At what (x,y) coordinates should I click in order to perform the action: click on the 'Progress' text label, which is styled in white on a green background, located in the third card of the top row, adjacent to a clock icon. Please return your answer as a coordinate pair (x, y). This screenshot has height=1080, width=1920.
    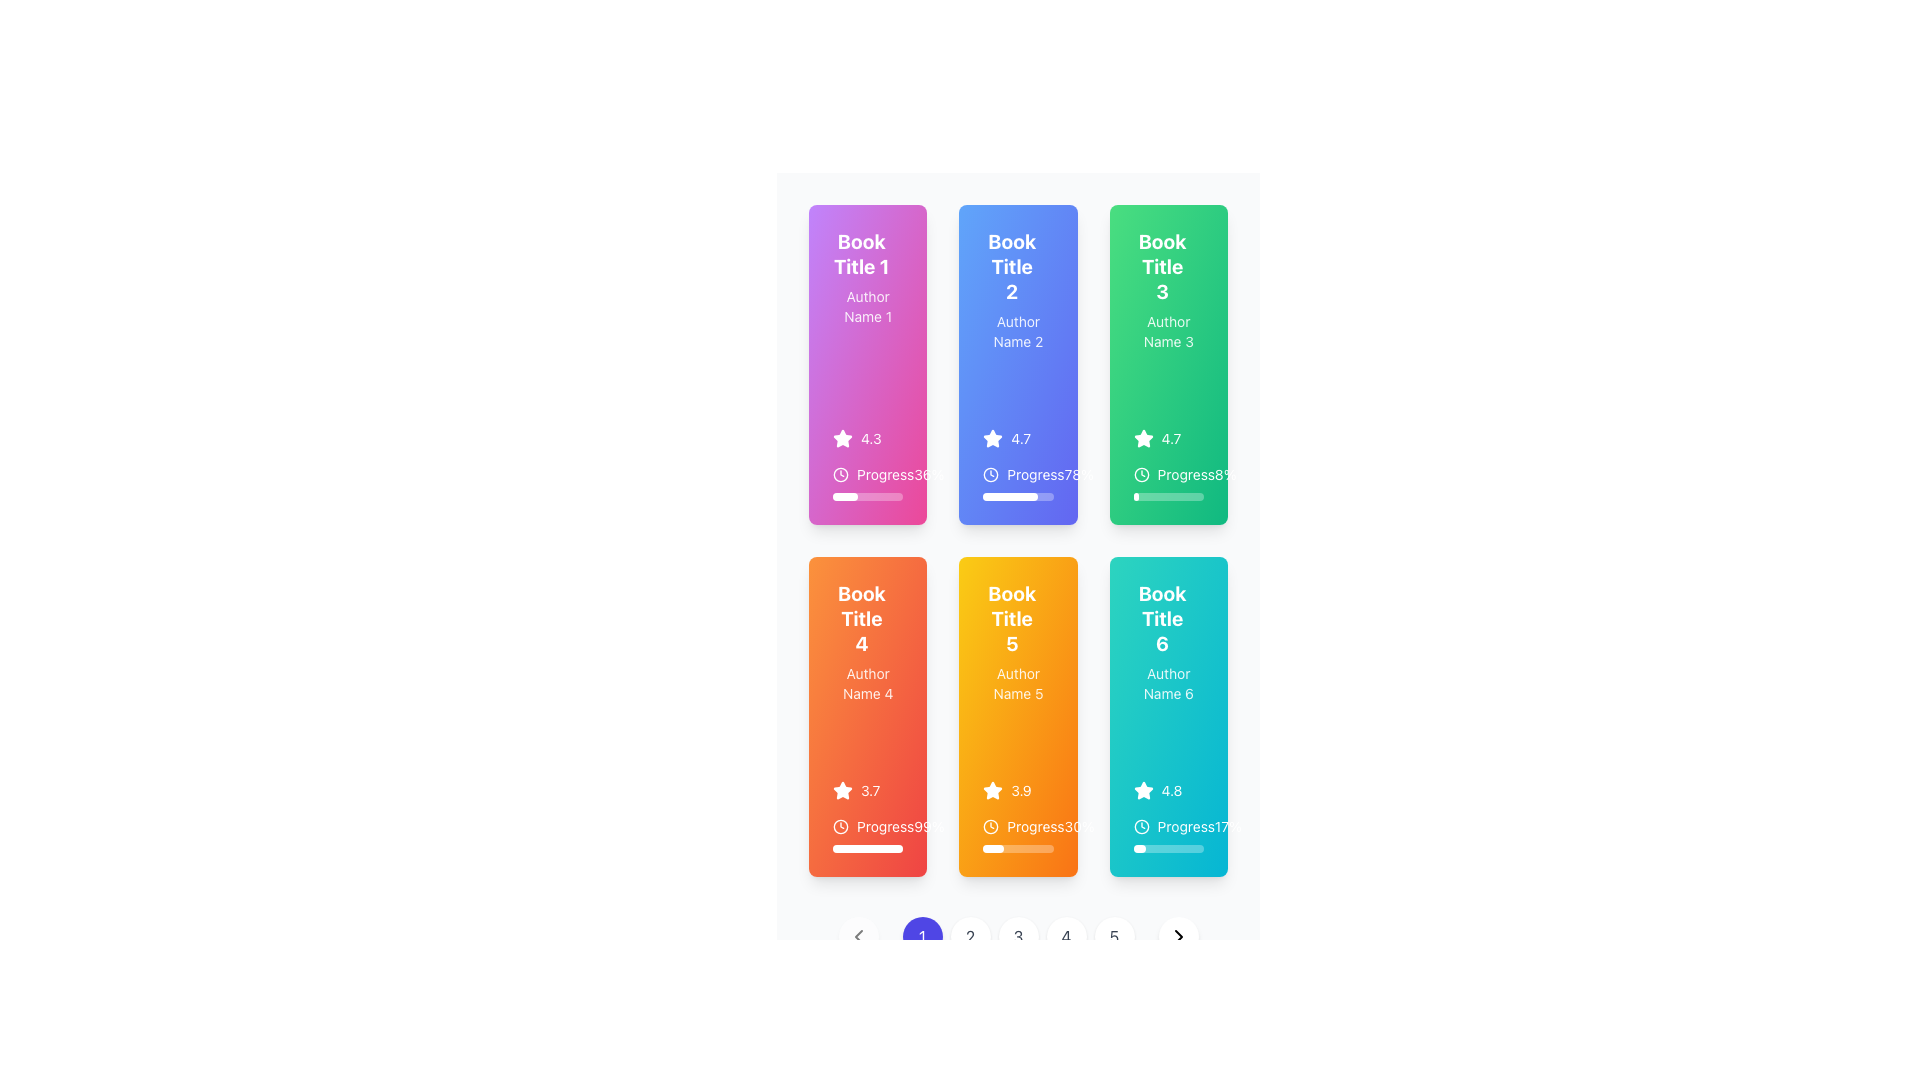
    Looking at the image, I should click on (1186, 474).